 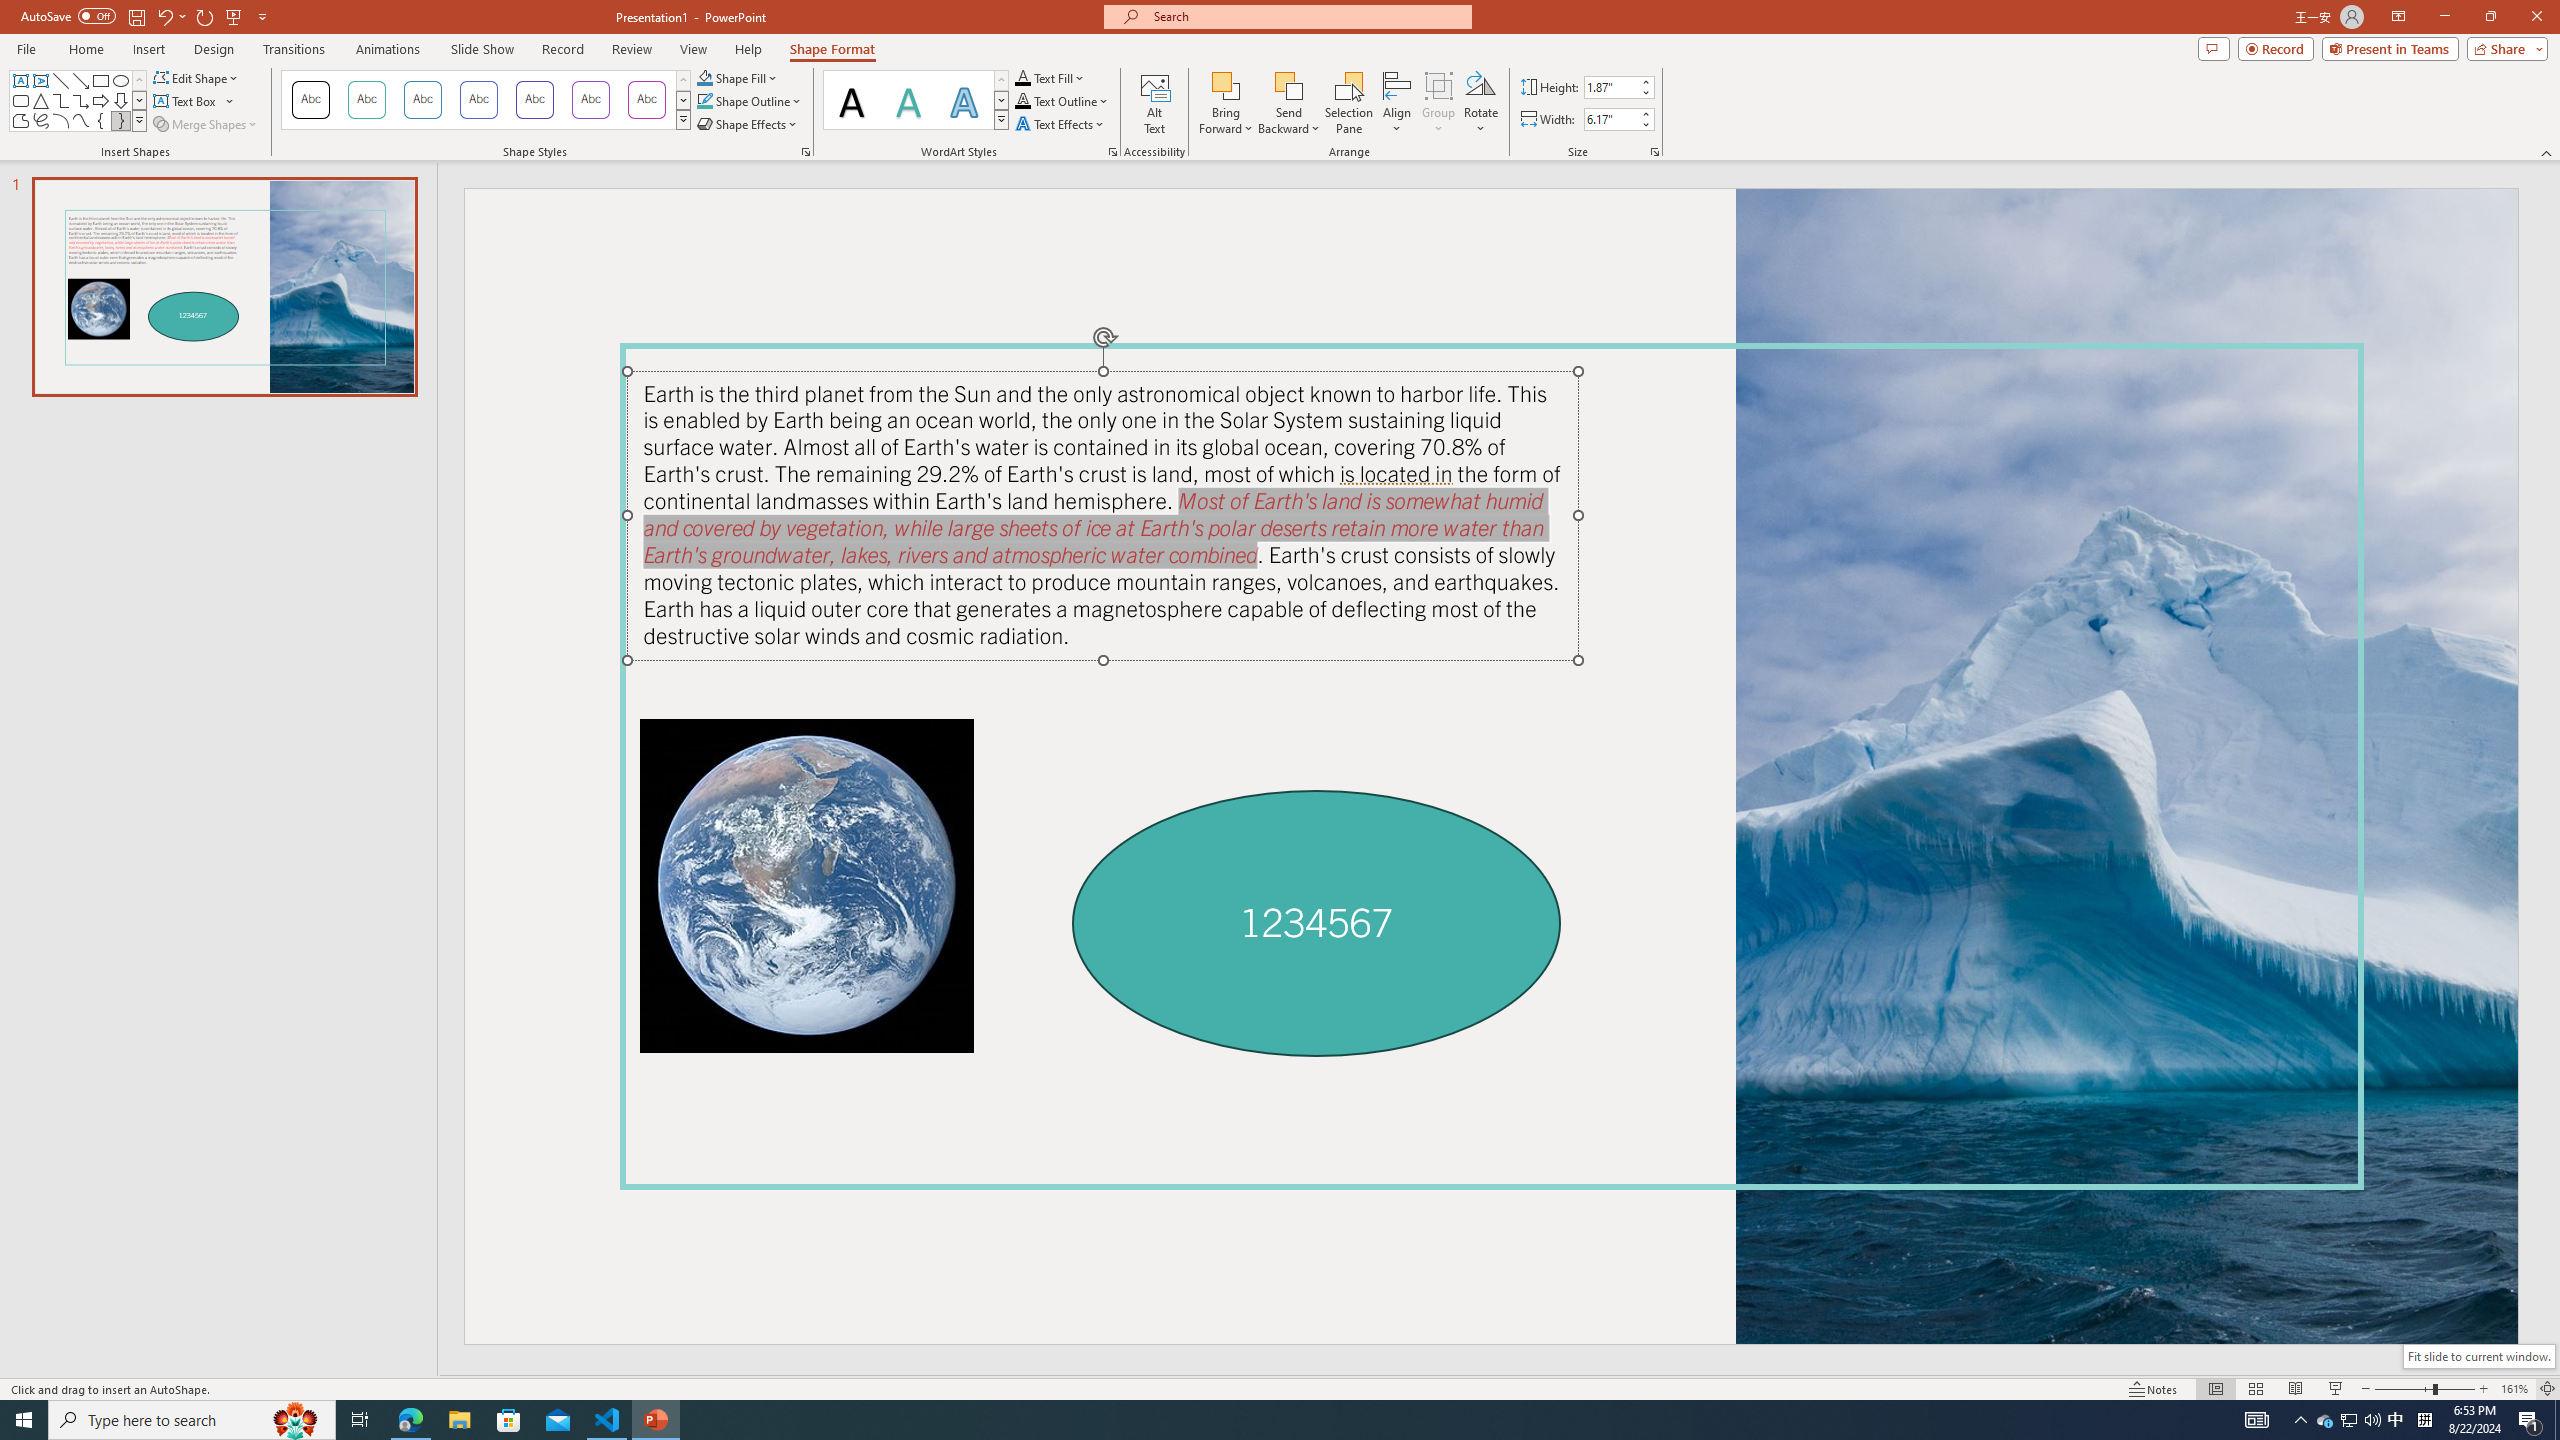 What do you see at coordinates (1227, 84) in the screenshot?
I see `'Bring Forward'` at bounding box center [1227, 84].